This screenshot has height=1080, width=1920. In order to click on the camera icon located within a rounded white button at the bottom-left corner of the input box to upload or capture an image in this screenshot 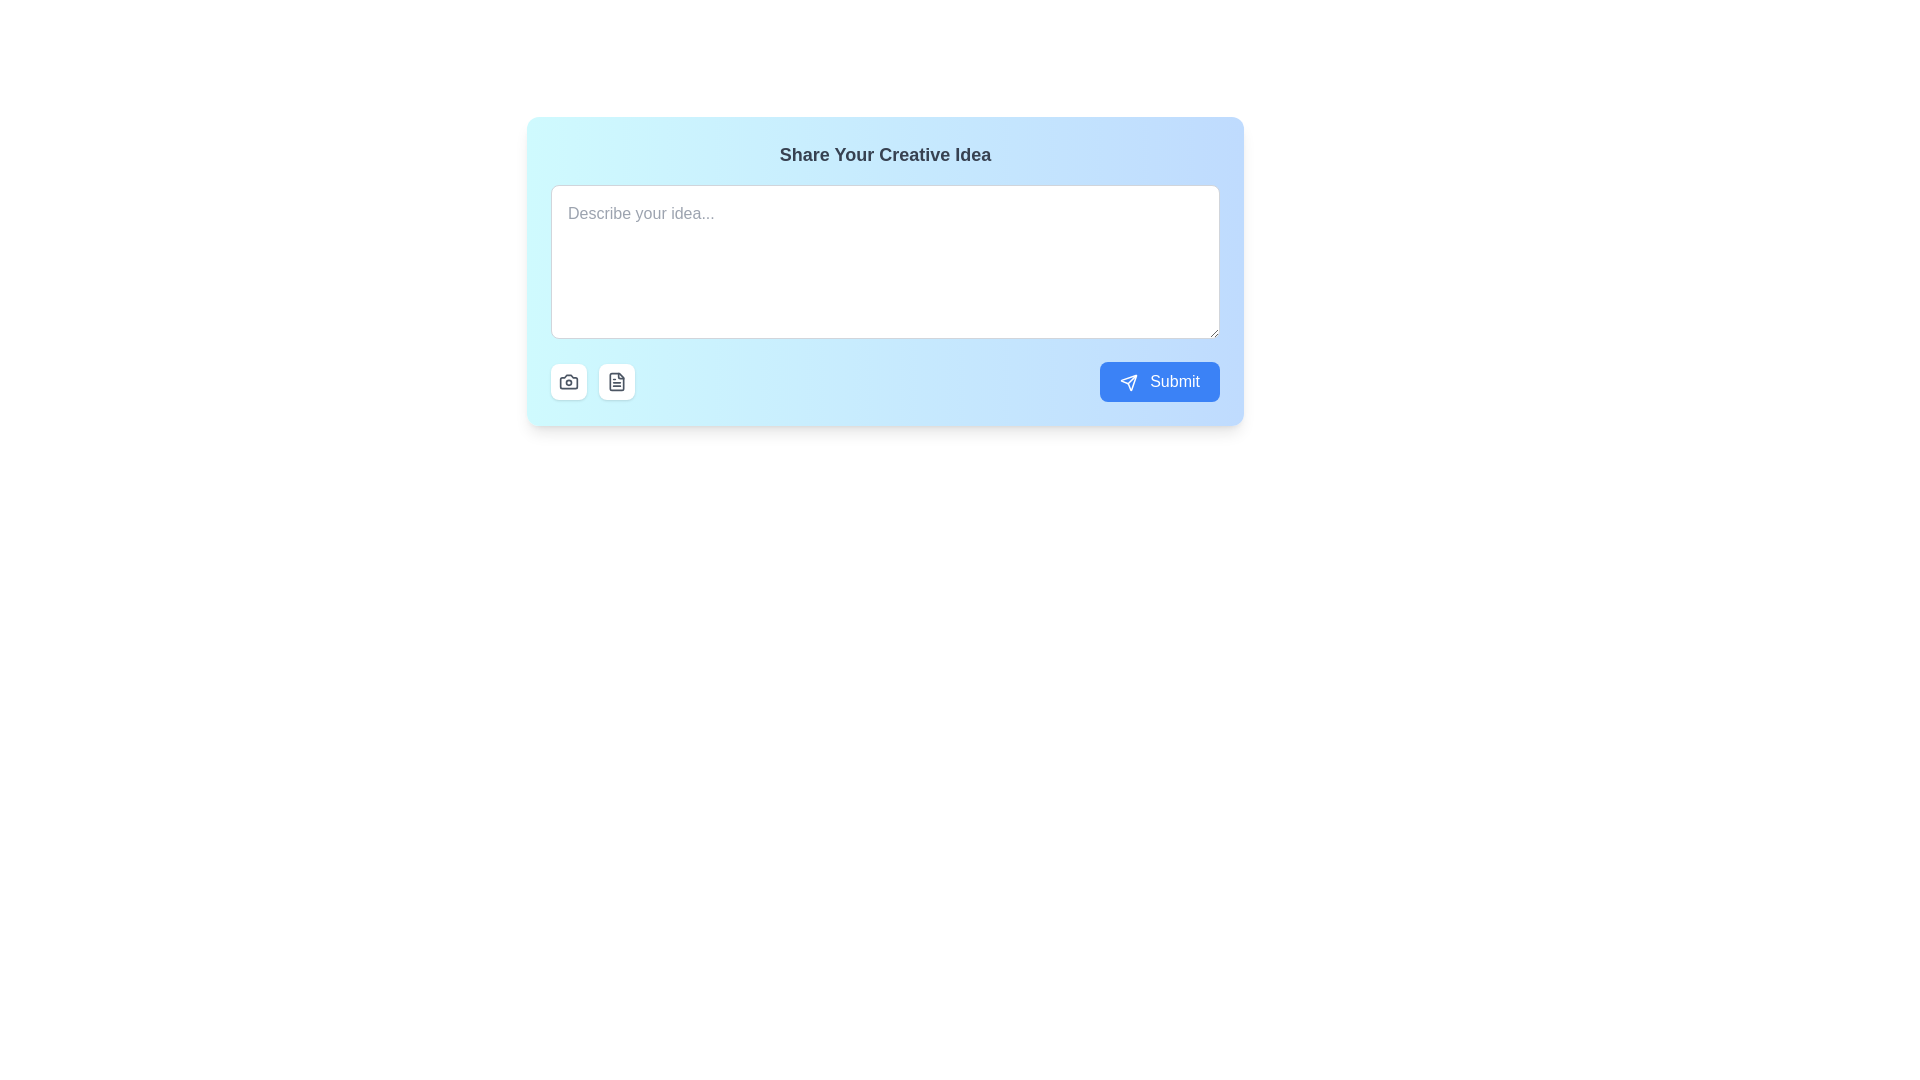, I will do `click(568, 381)`.